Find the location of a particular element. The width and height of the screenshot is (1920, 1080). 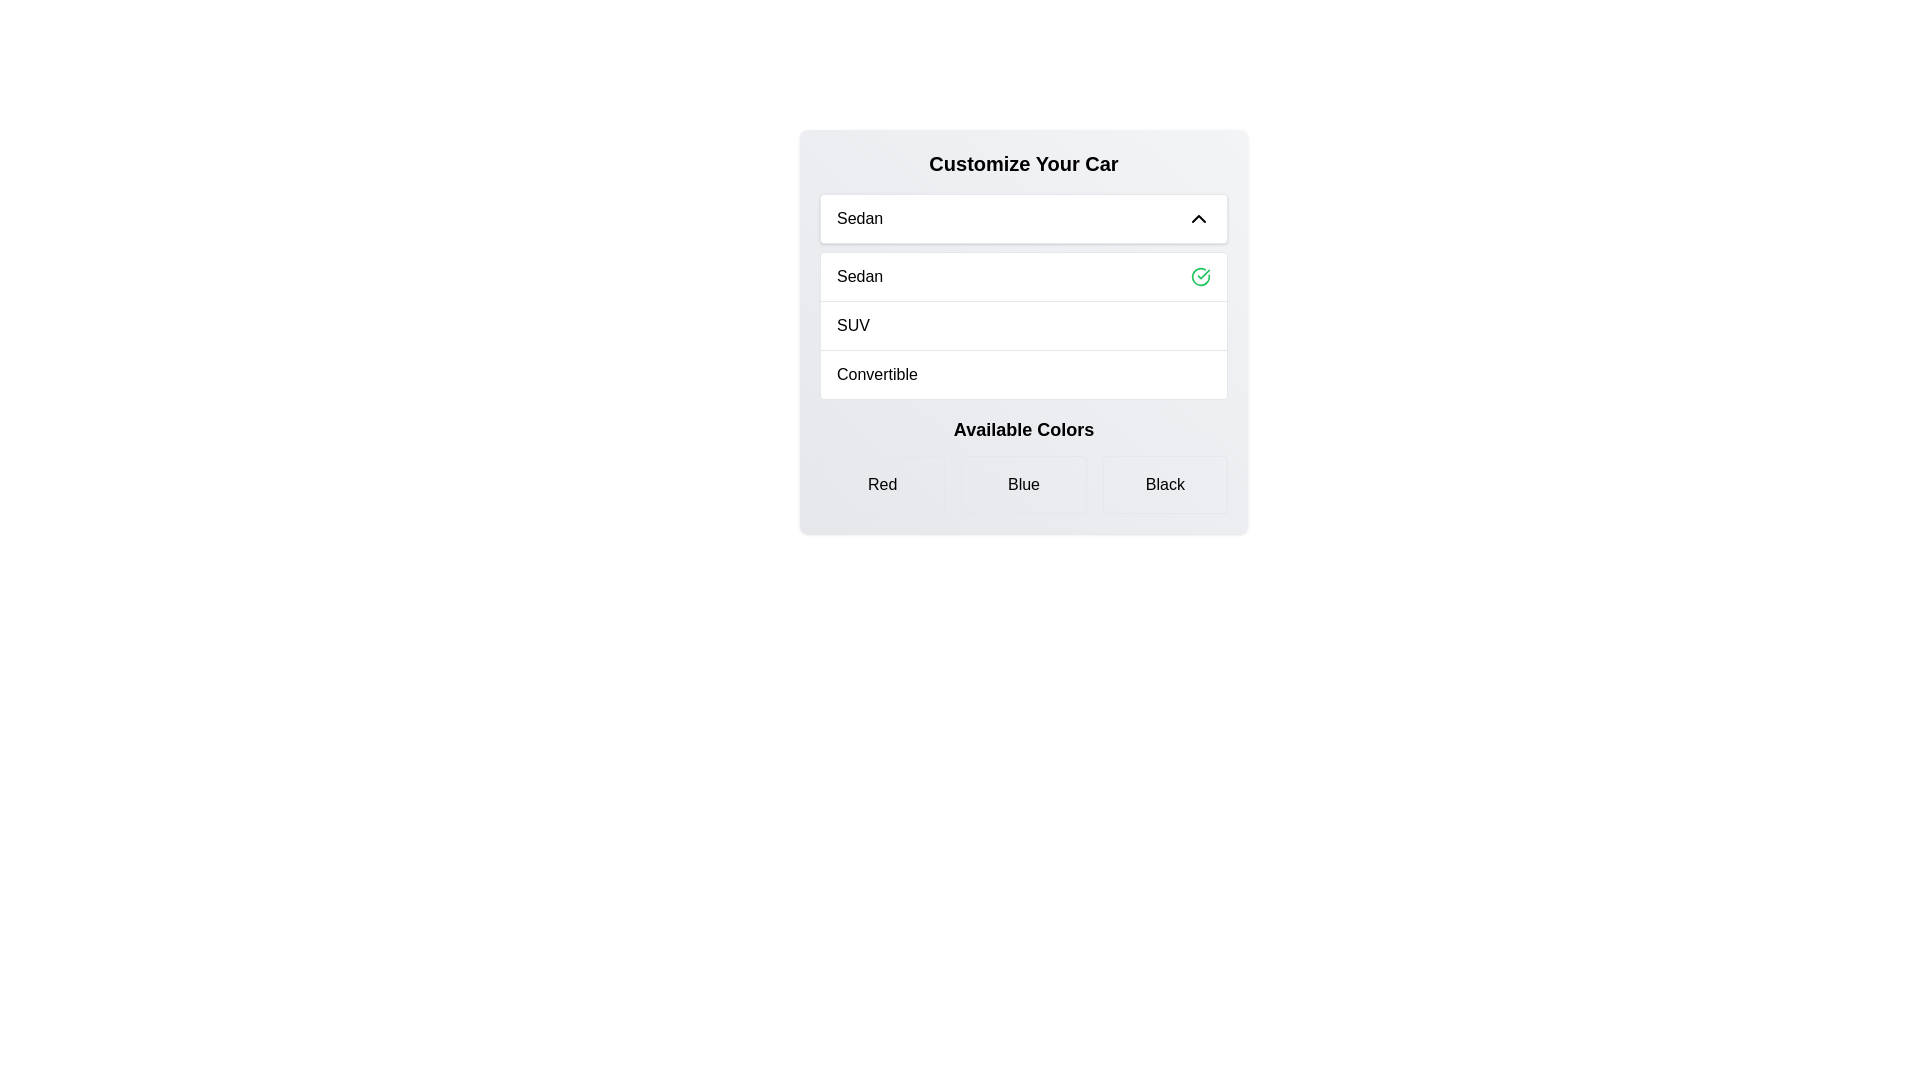

the 'Convertible' option in the dropdown menu, which is the third option located below 'Sedan' and 'SUV' is located at coordinates (877, 374).